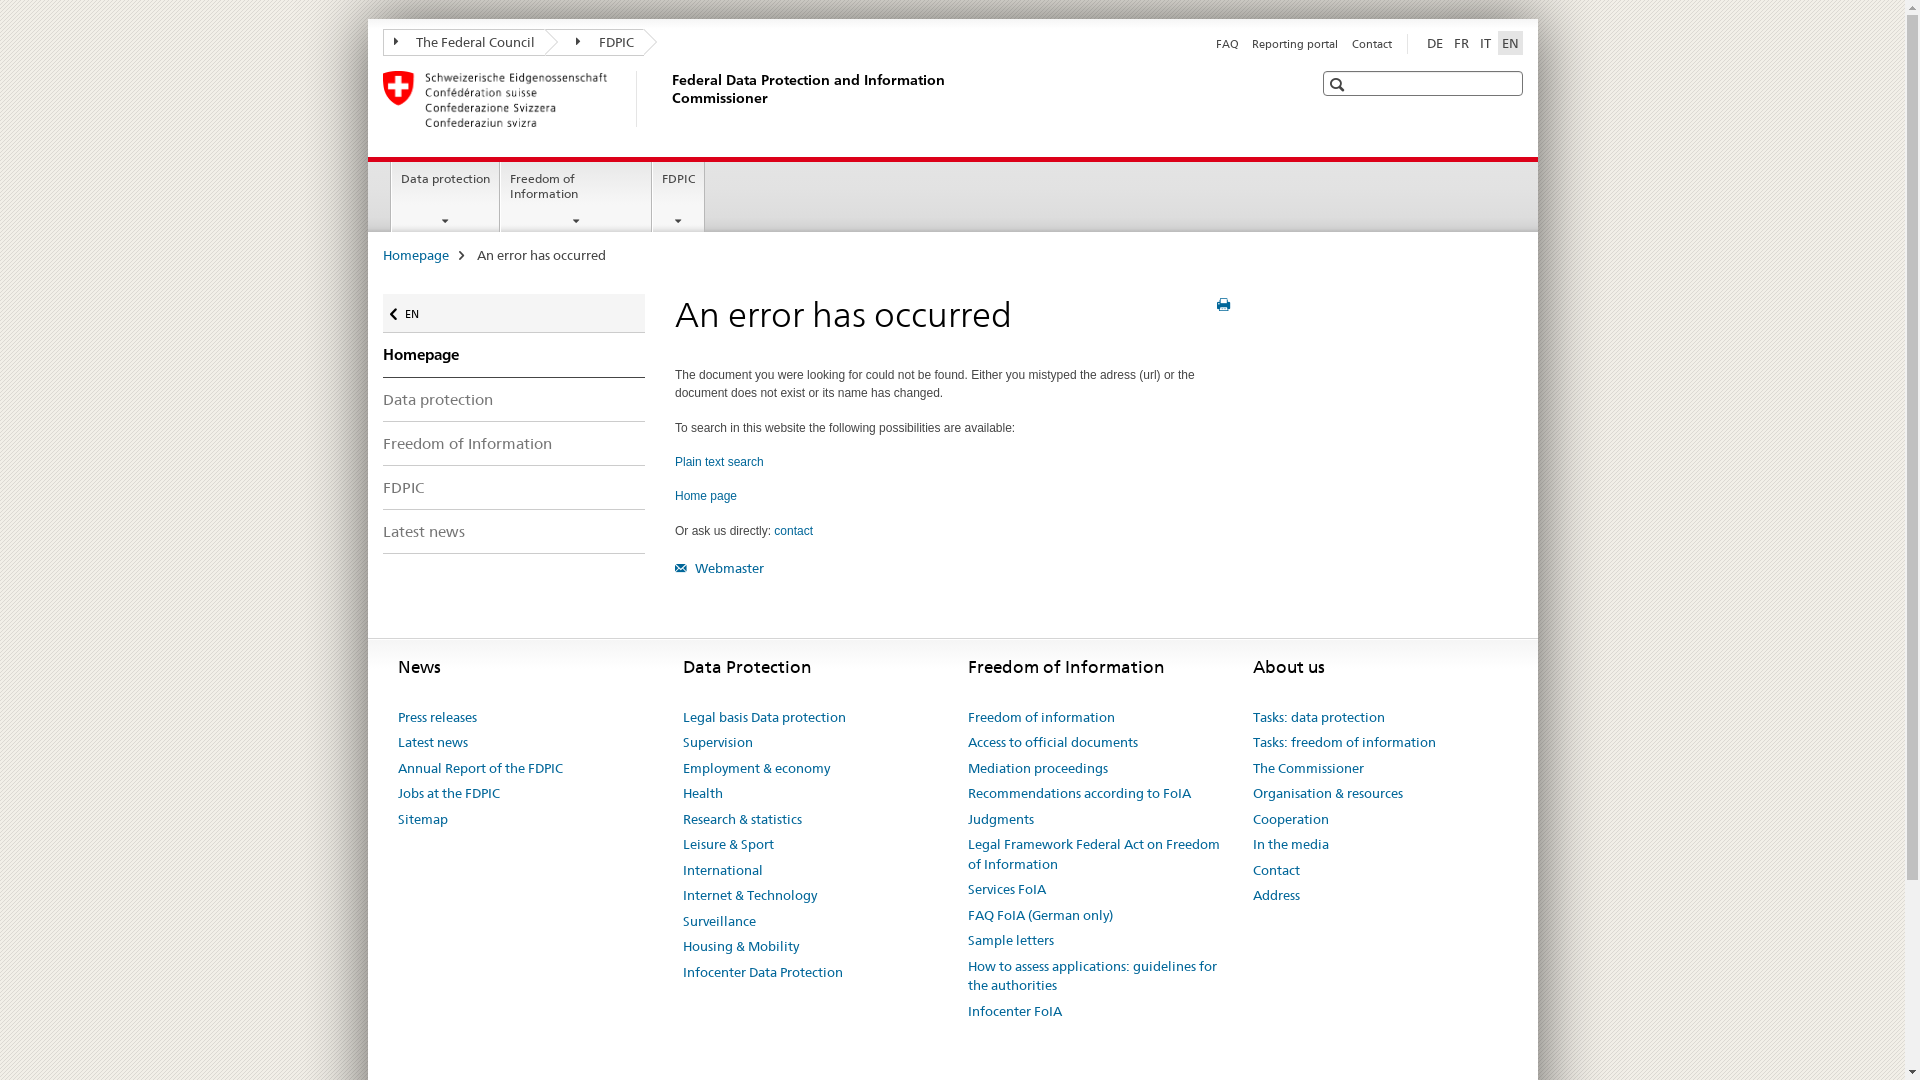 The height and width of the screenshot is (1080, 1920). Describe the element at coordinates (593, 42) in the screenshot. I see `'FDPIC'` at that location.